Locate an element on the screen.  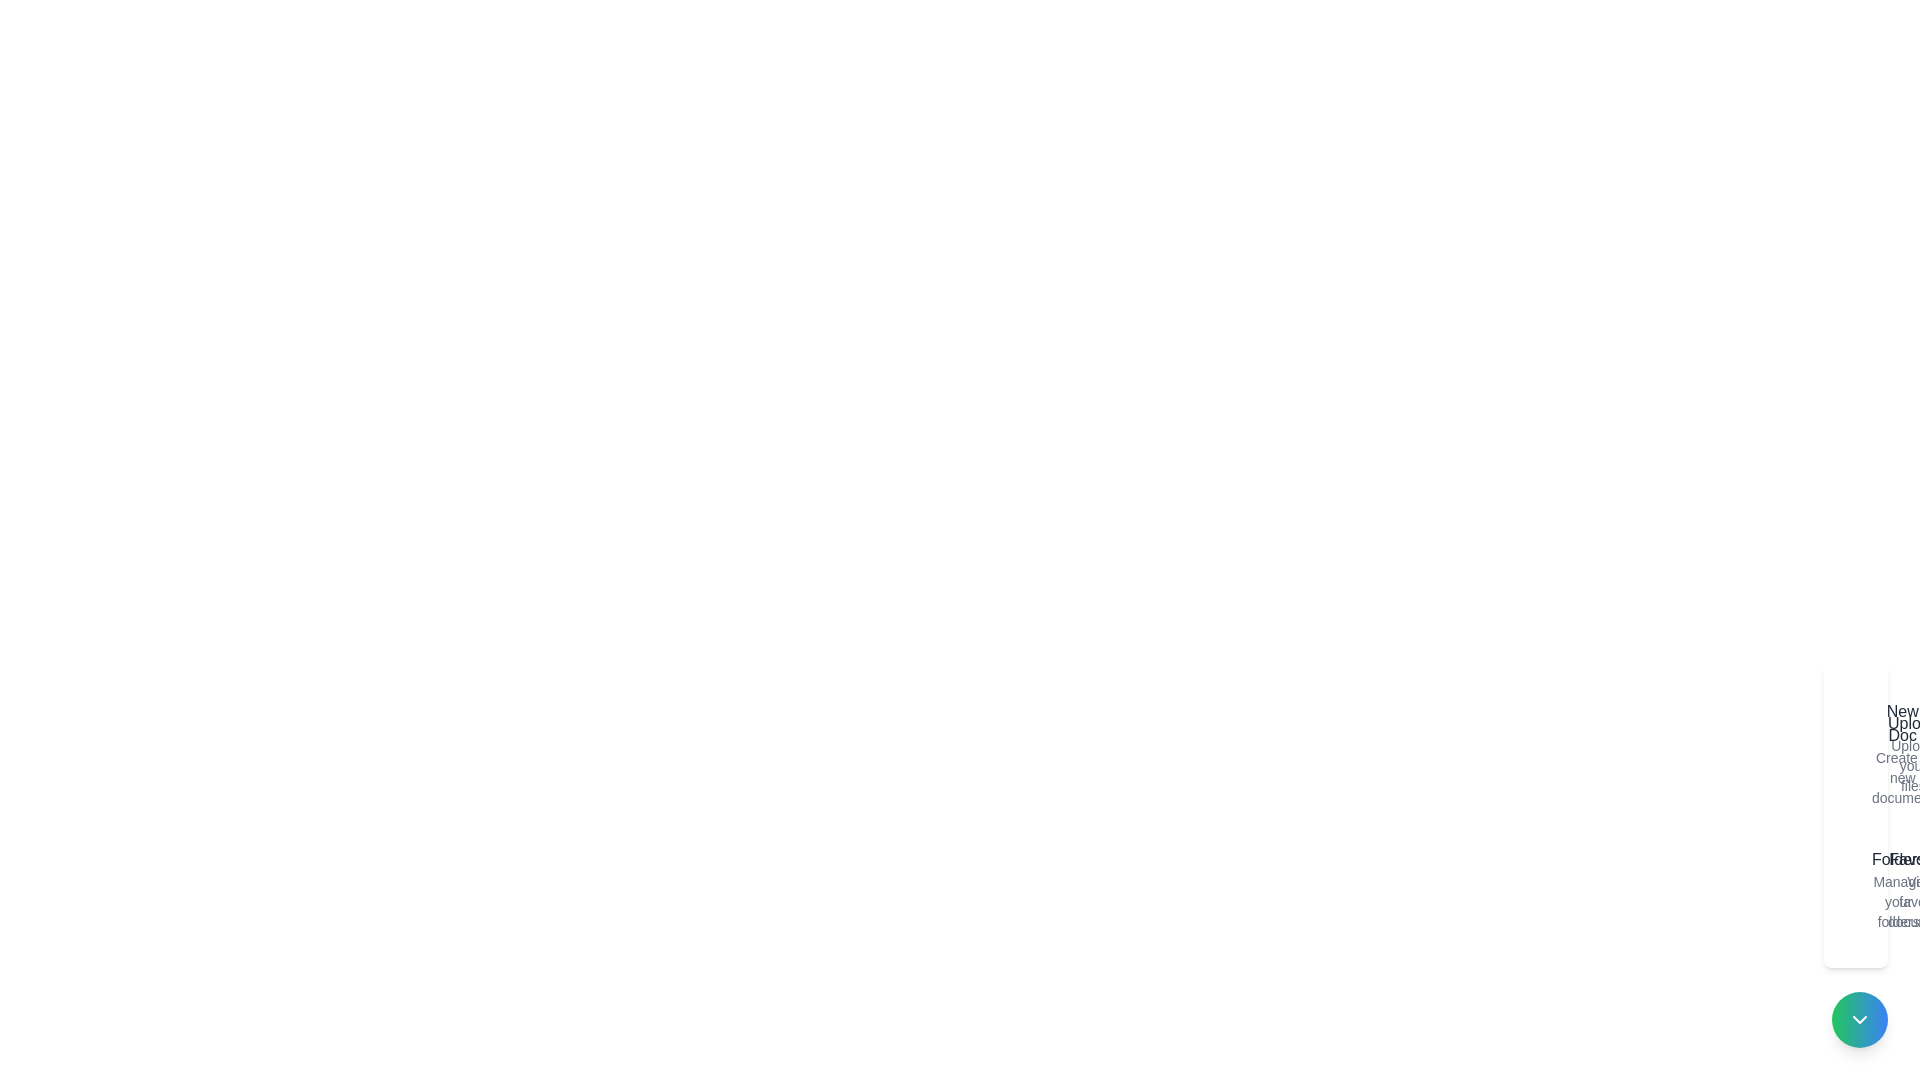
the 'Folders' option in the DocumentSpeedDial component is located at coordinates (1859, 889).